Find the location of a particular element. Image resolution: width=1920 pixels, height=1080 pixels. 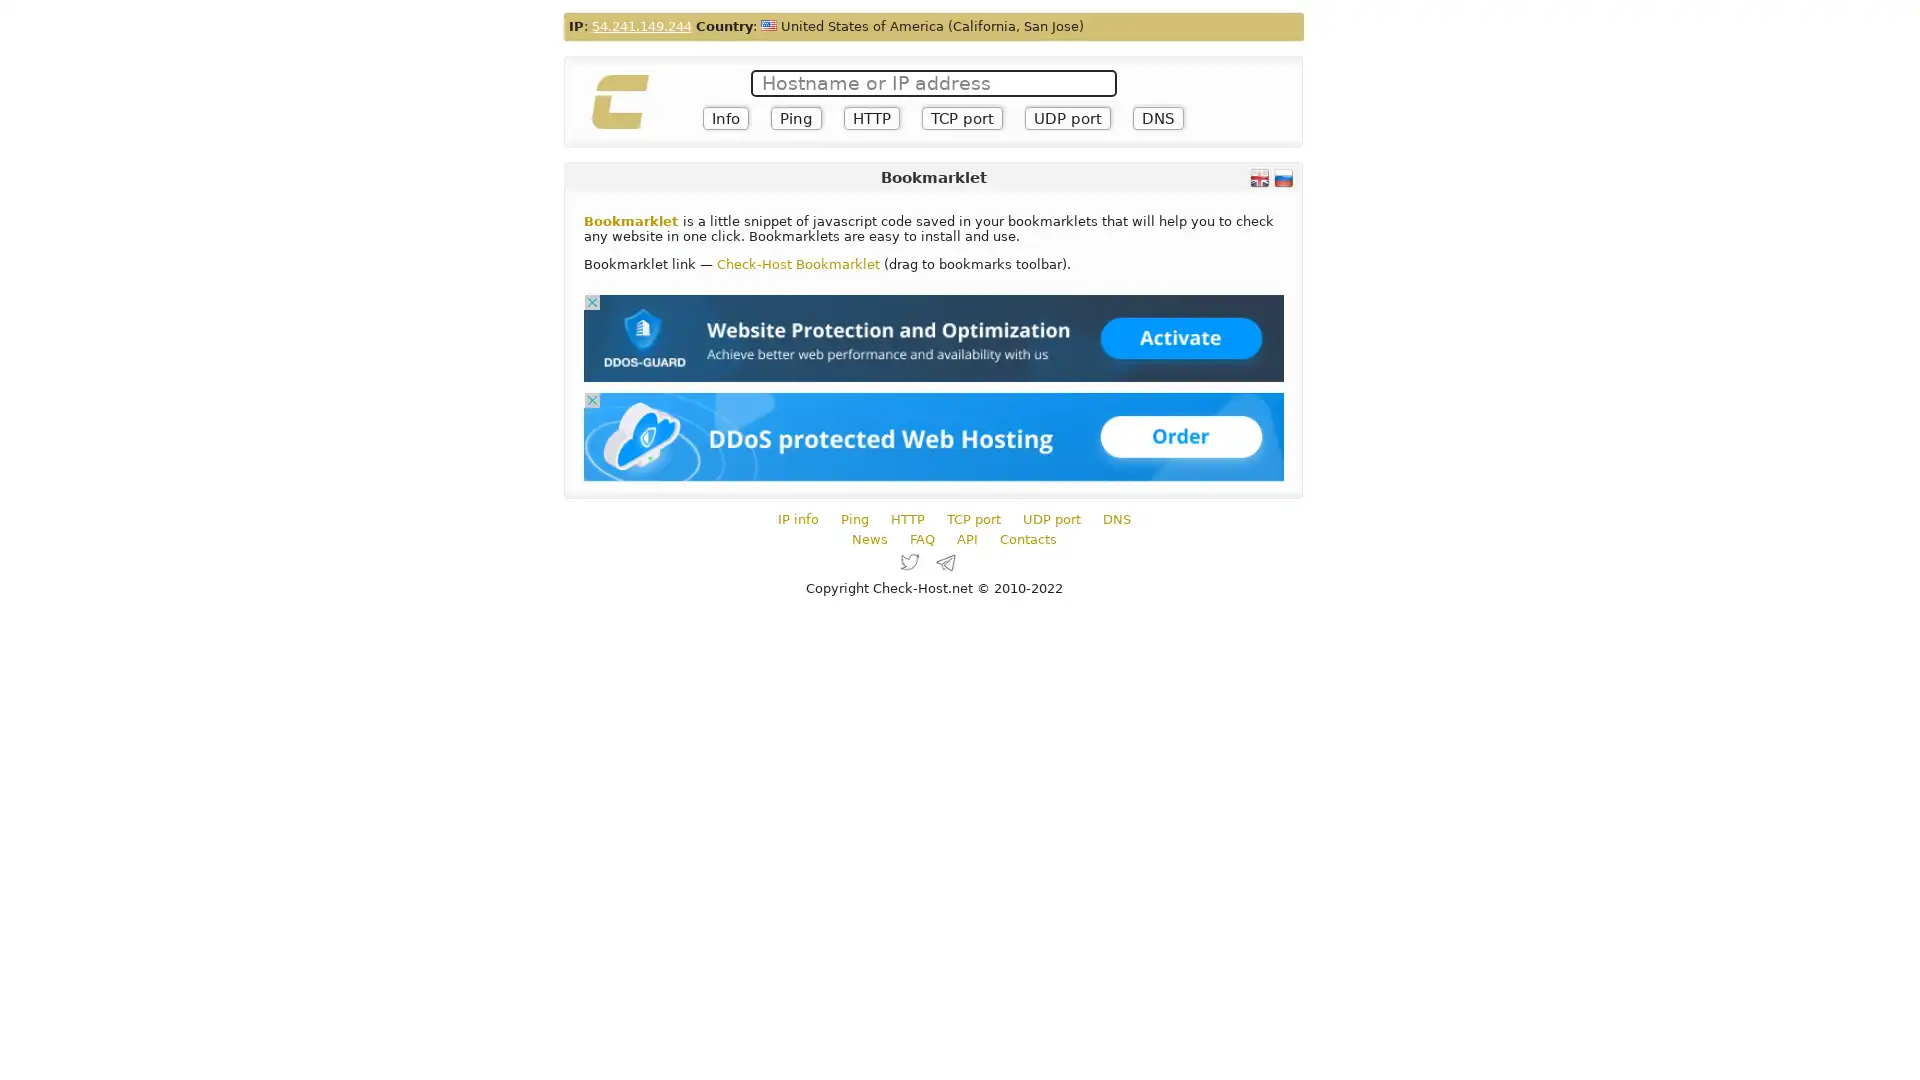

TCP port is located at coordinates (961, 118).